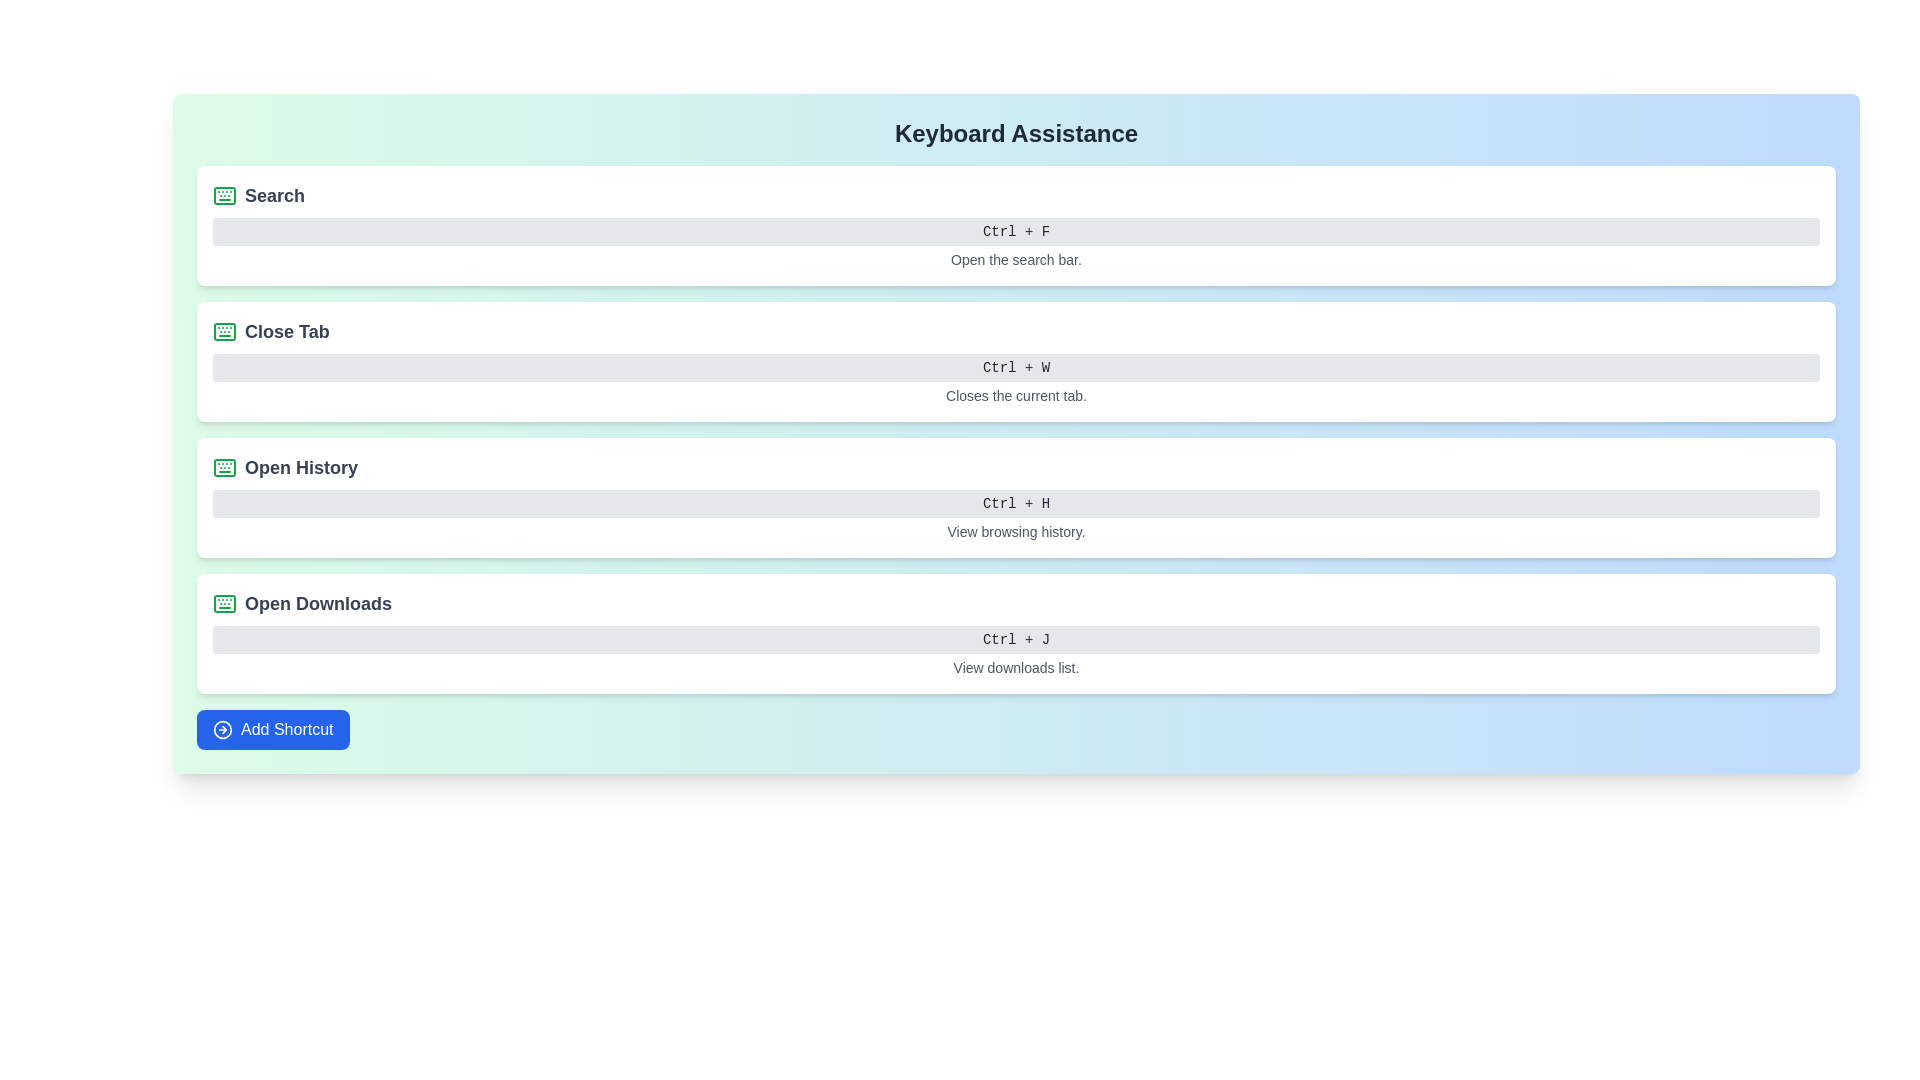  Describe the element at coordinates (1016, 531) in the screenshot. I see `the informational text label that describes the action associated with 'Open History', located in the Keyboard Assistance section, specifically in the third row from the top` at that location.